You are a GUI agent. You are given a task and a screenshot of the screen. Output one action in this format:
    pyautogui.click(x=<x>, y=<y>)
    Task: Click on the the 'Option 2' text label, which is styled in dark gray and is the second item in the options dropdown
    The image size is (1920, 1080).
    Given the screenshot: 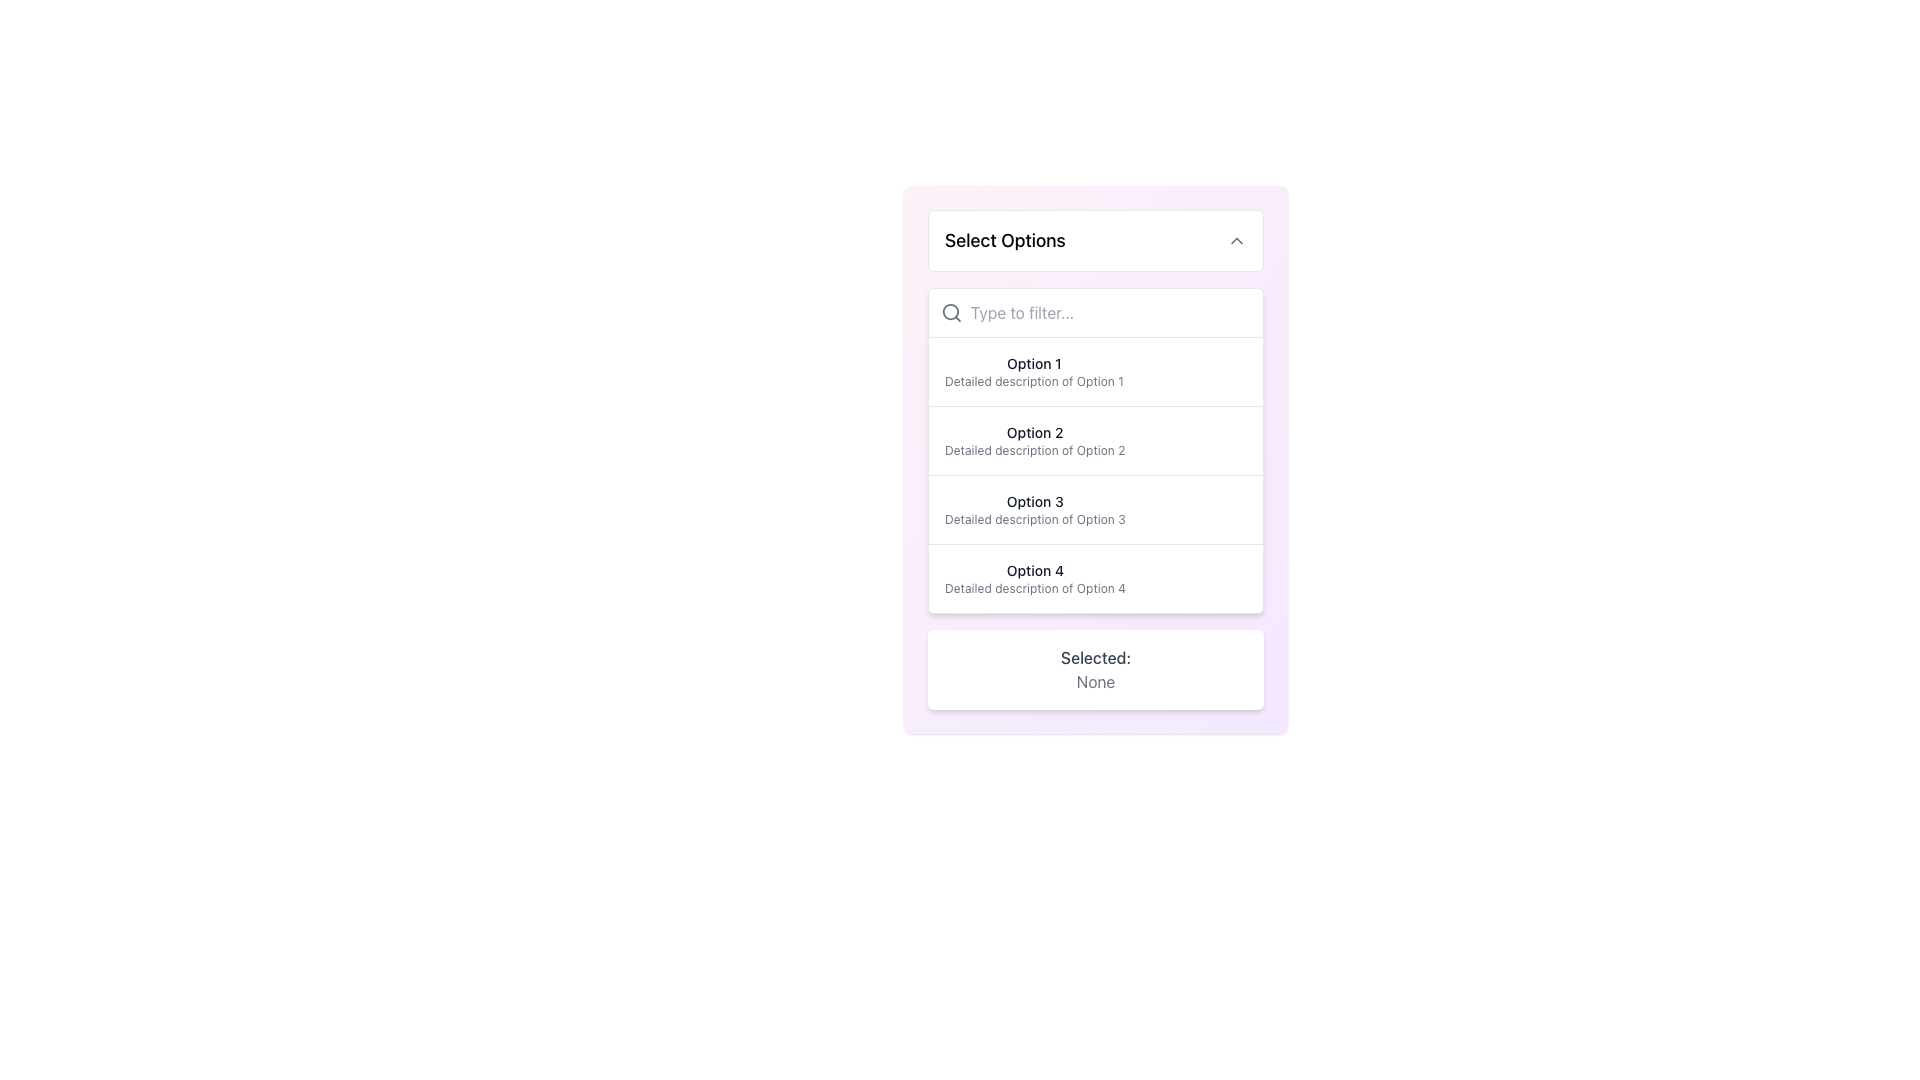 What is the action you would take?
    pyautogui.click(x=1035, y=431)
    